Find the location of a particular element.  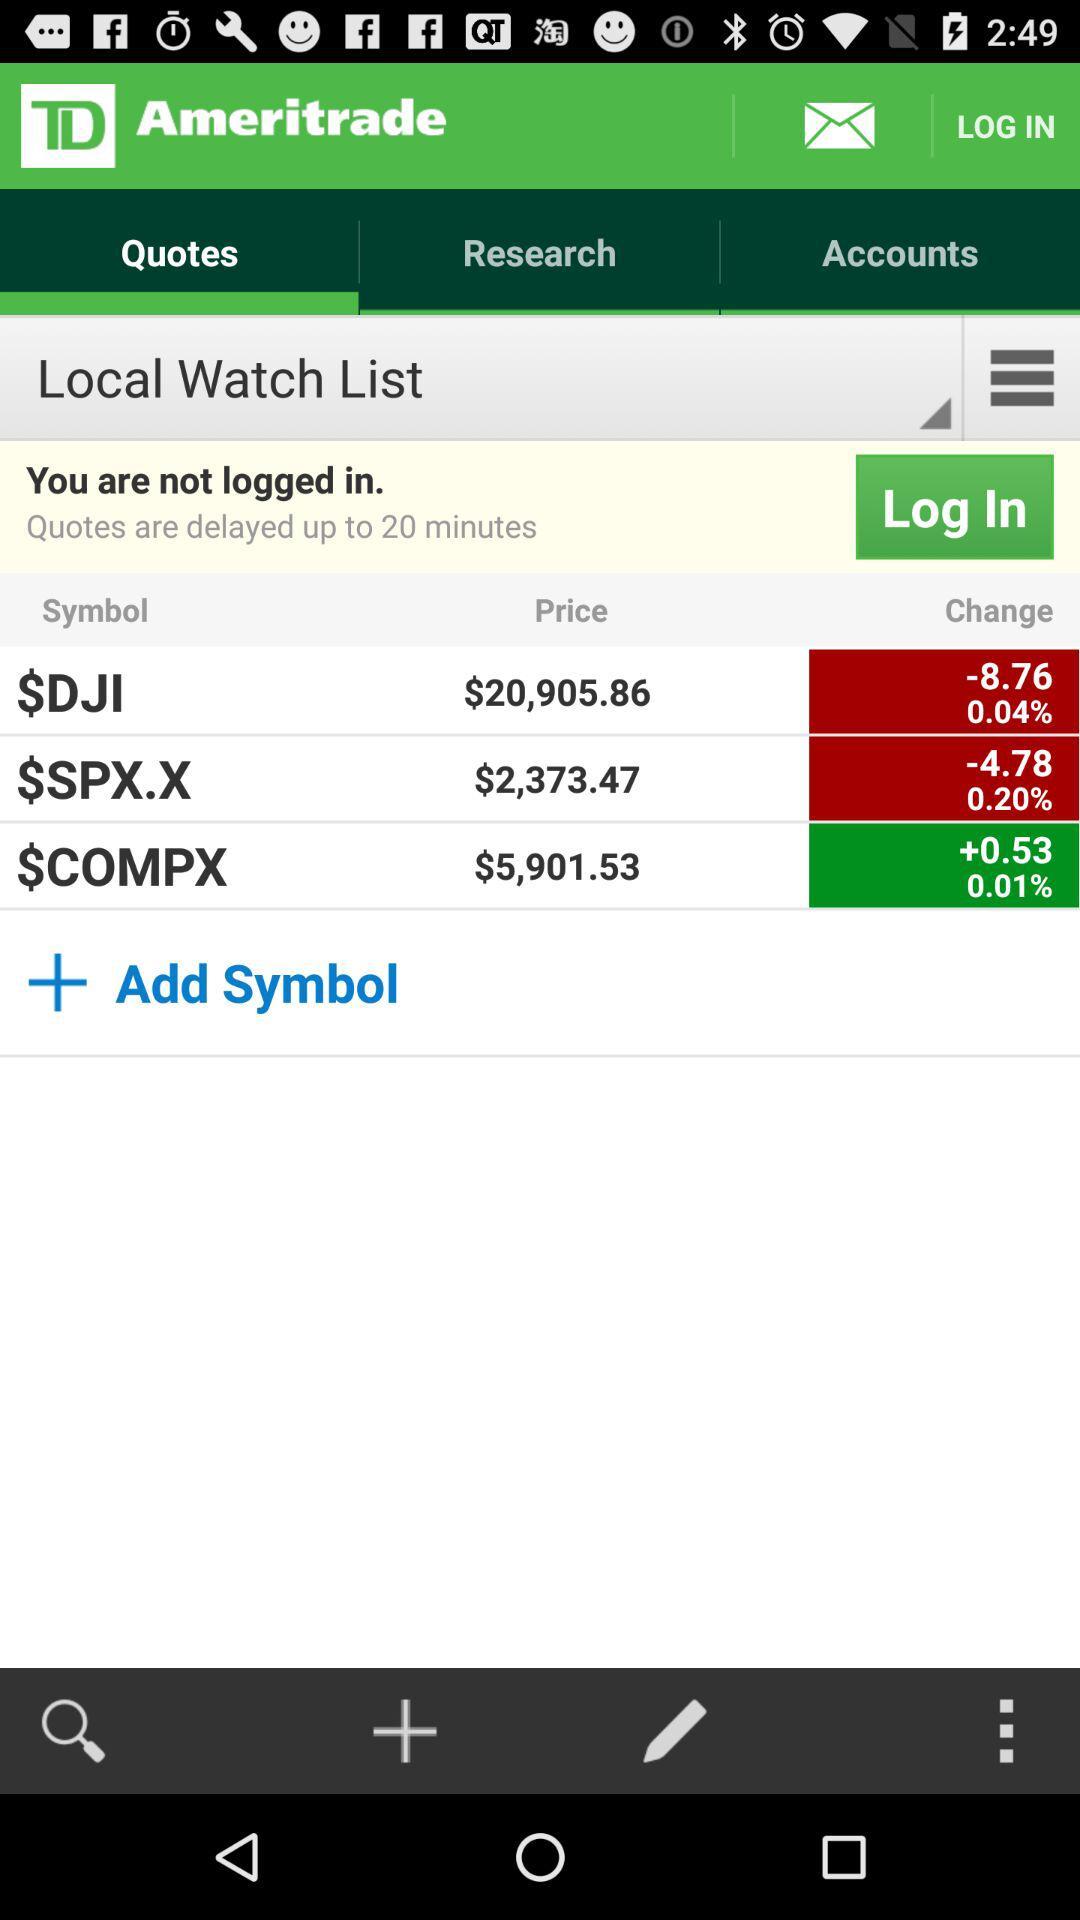

the icon to the right of the quotes icon is located at coordinates (538, 251).